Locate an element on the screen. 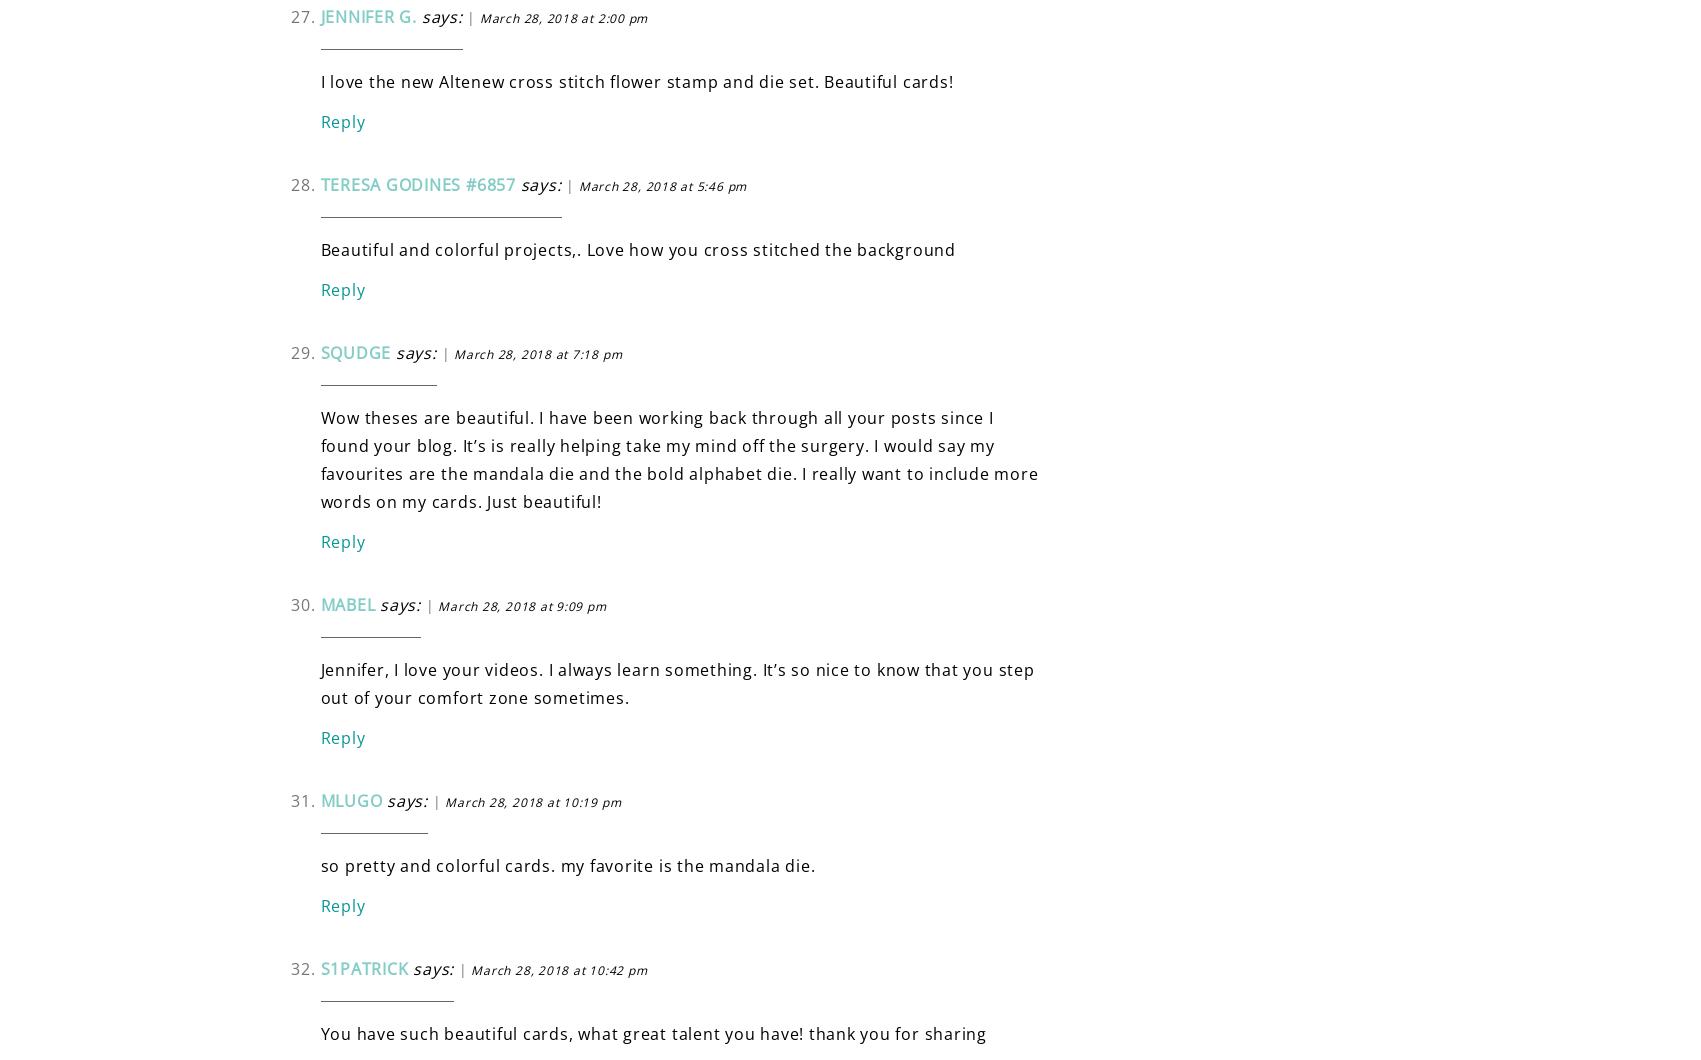 The height and width of the screenshot is (1060, 1701). 'MLugo' is located at coordinates (350, 799).